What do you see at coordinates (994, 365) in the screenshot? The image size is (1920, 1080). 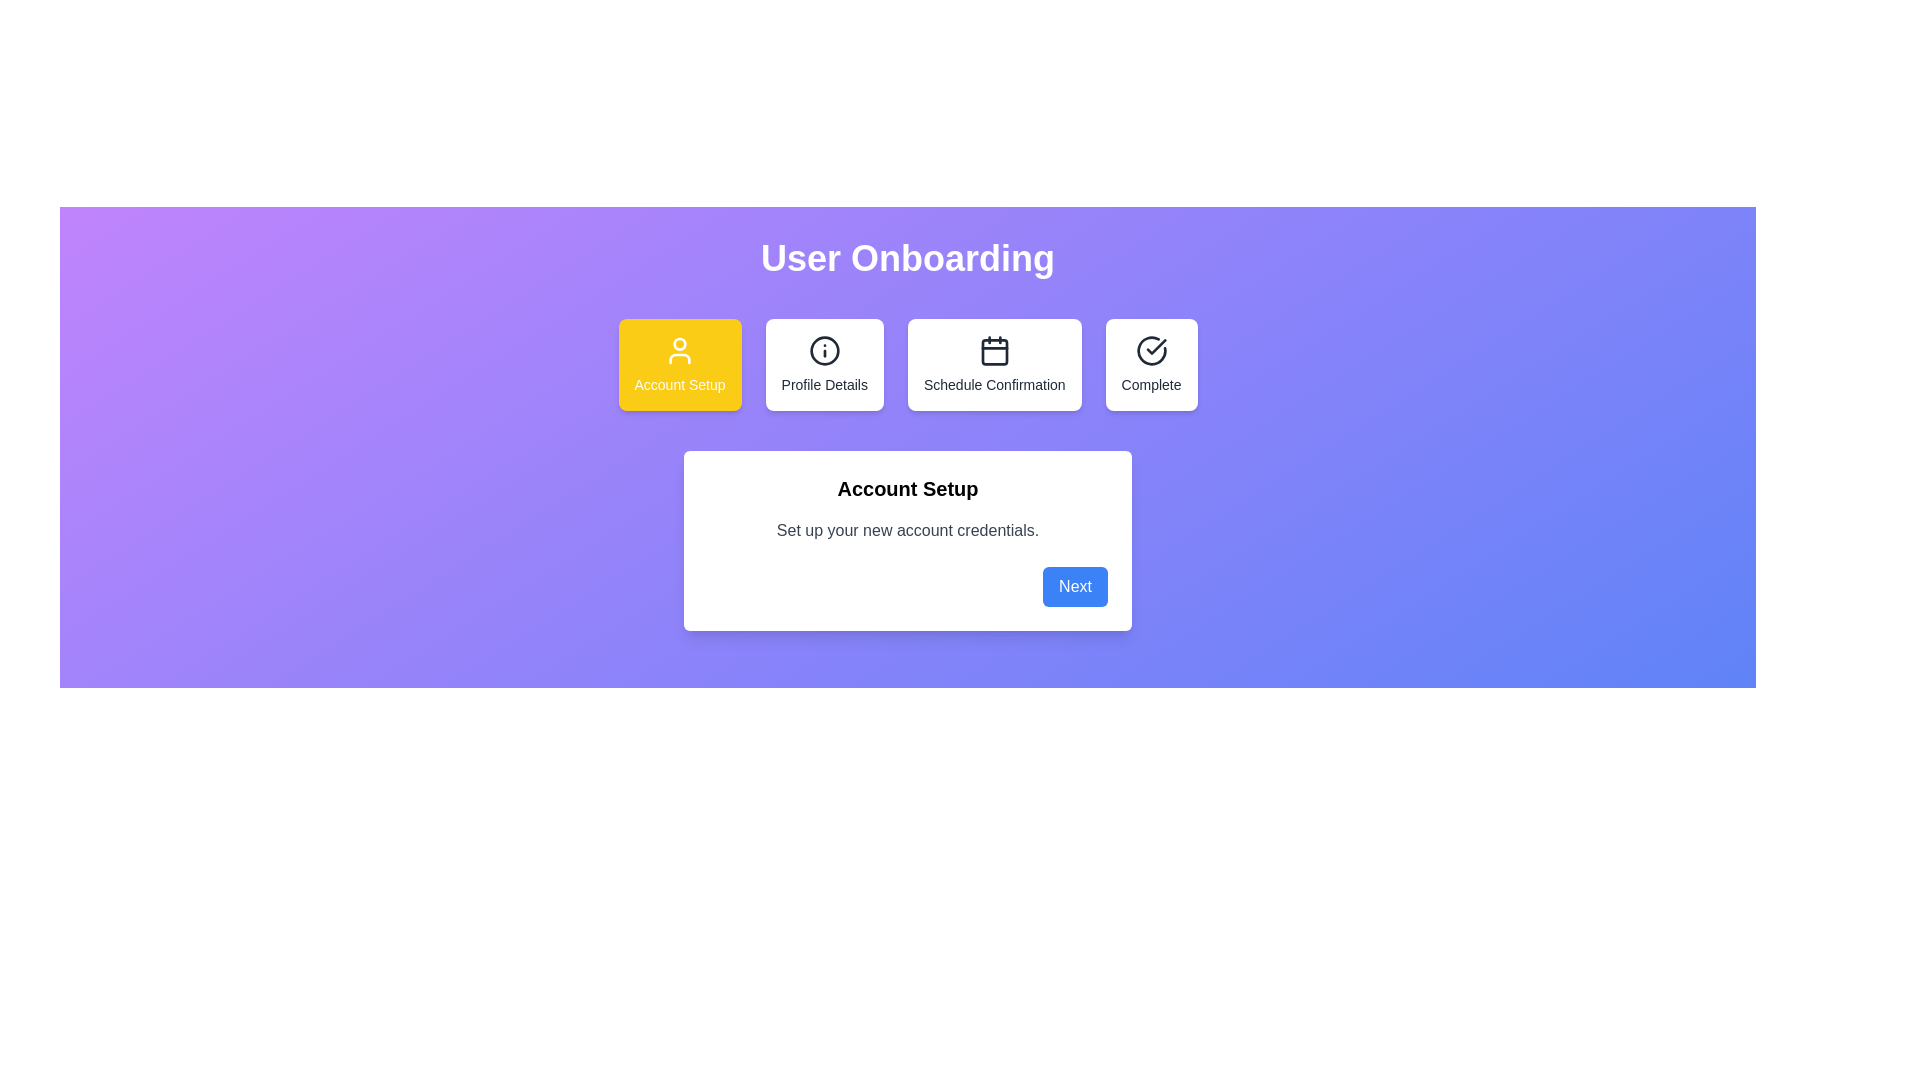 I see `the step icon for Schedule Confirmation to navigate to that step` at bounding box center [994, 365].